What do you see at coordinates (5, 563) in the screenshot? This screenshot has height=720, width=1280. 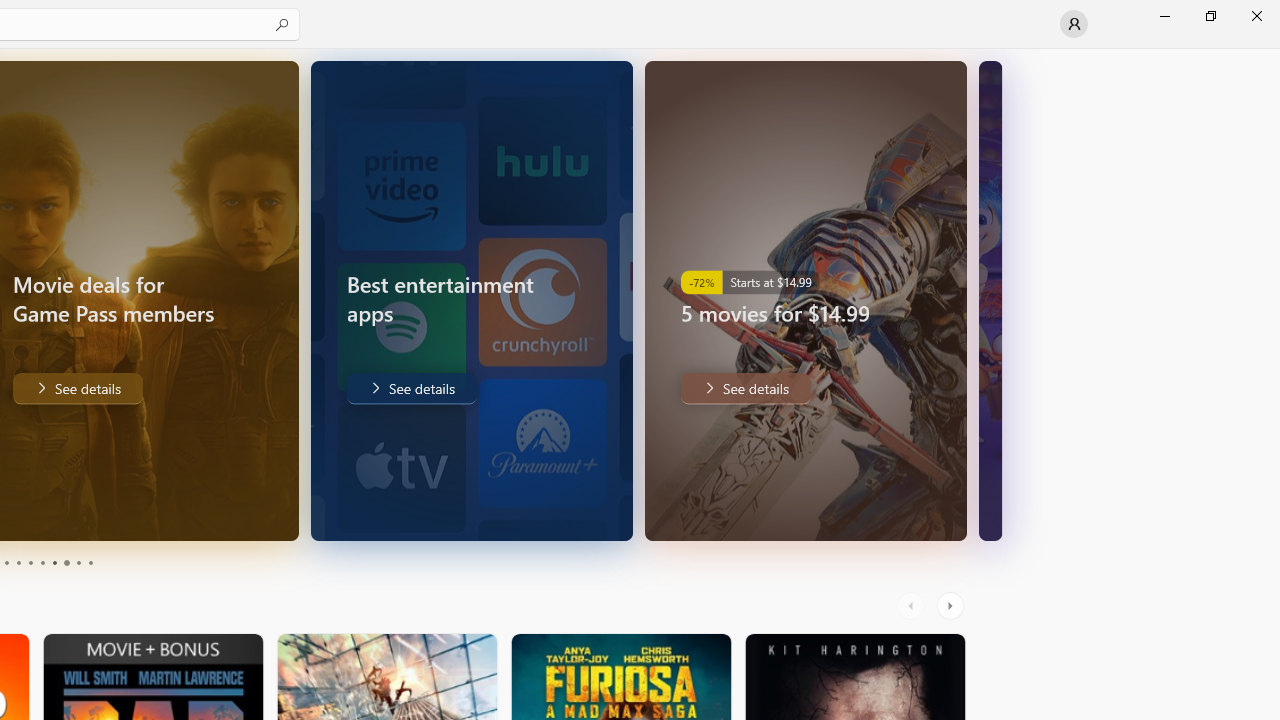 I see `'Page 3'` at bounding box center [5, 563].